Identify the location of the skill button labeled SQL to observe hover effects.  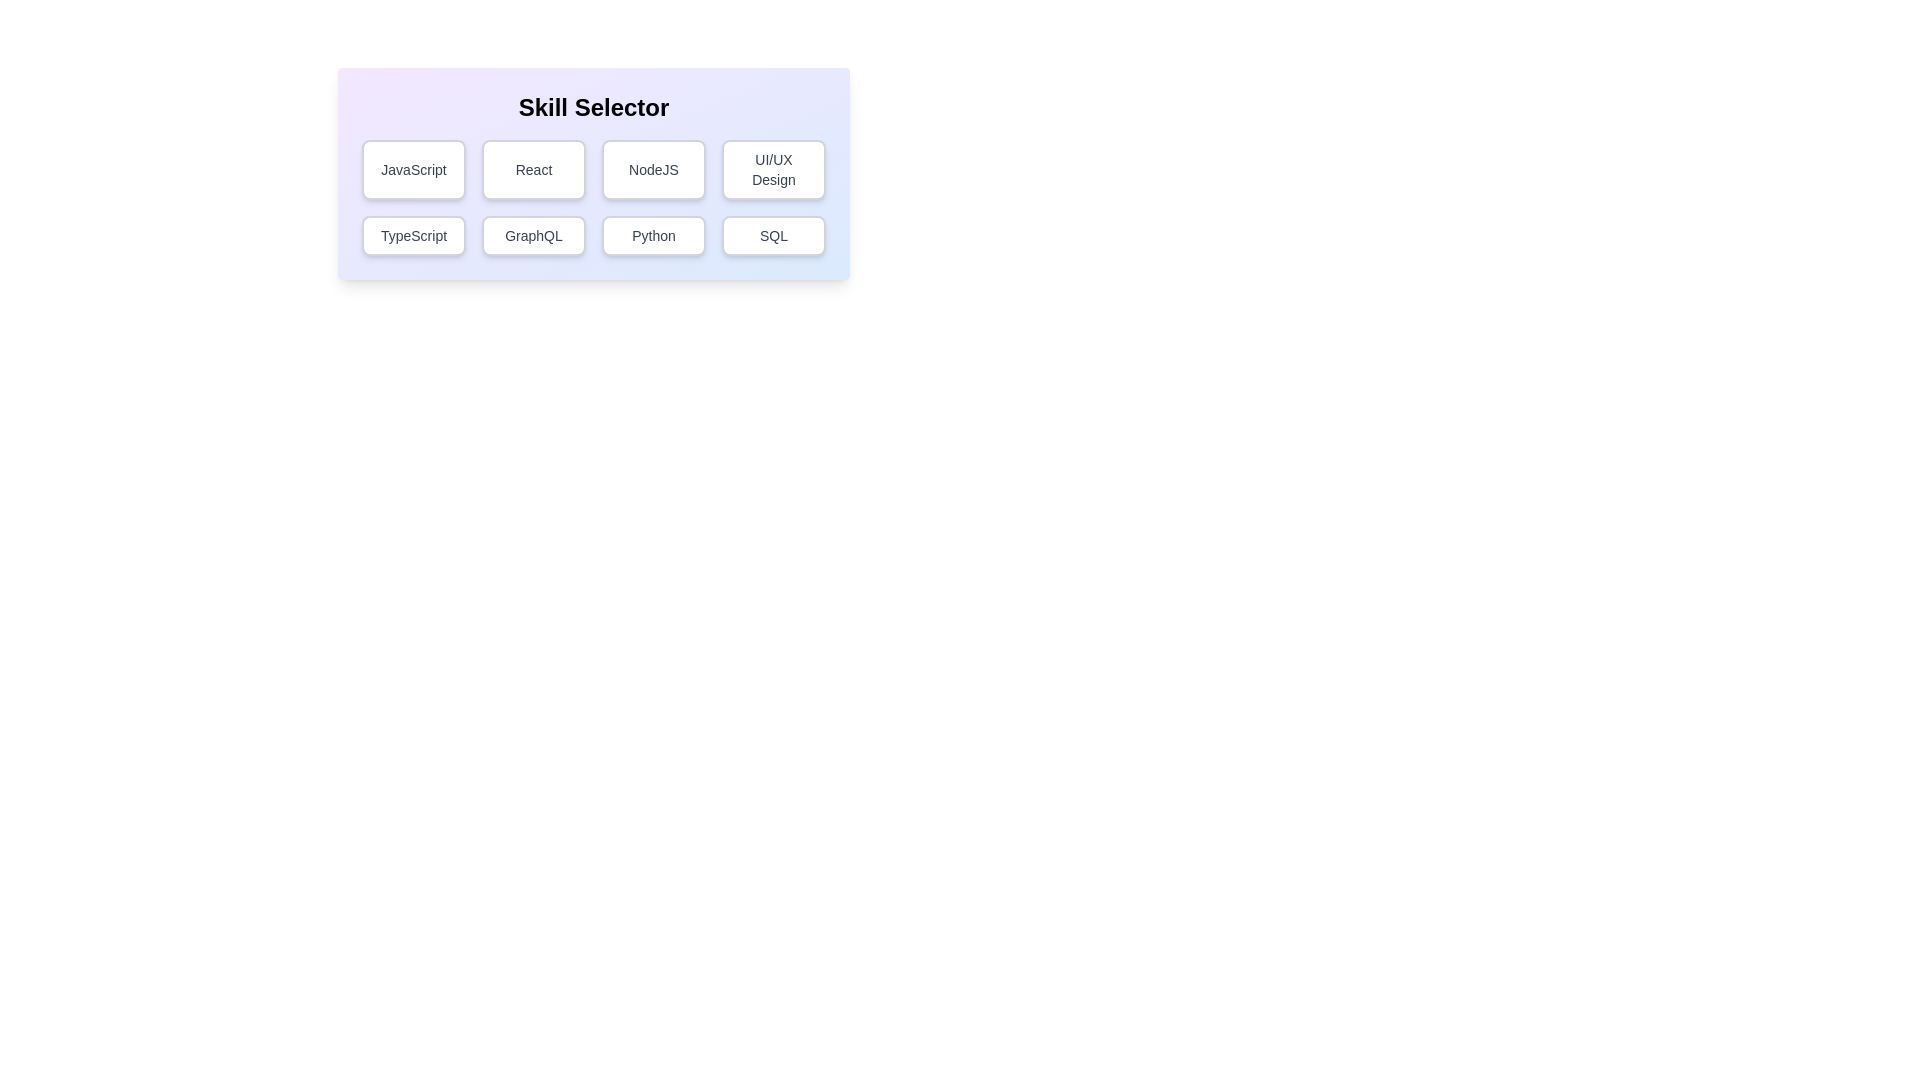
(772, 234).